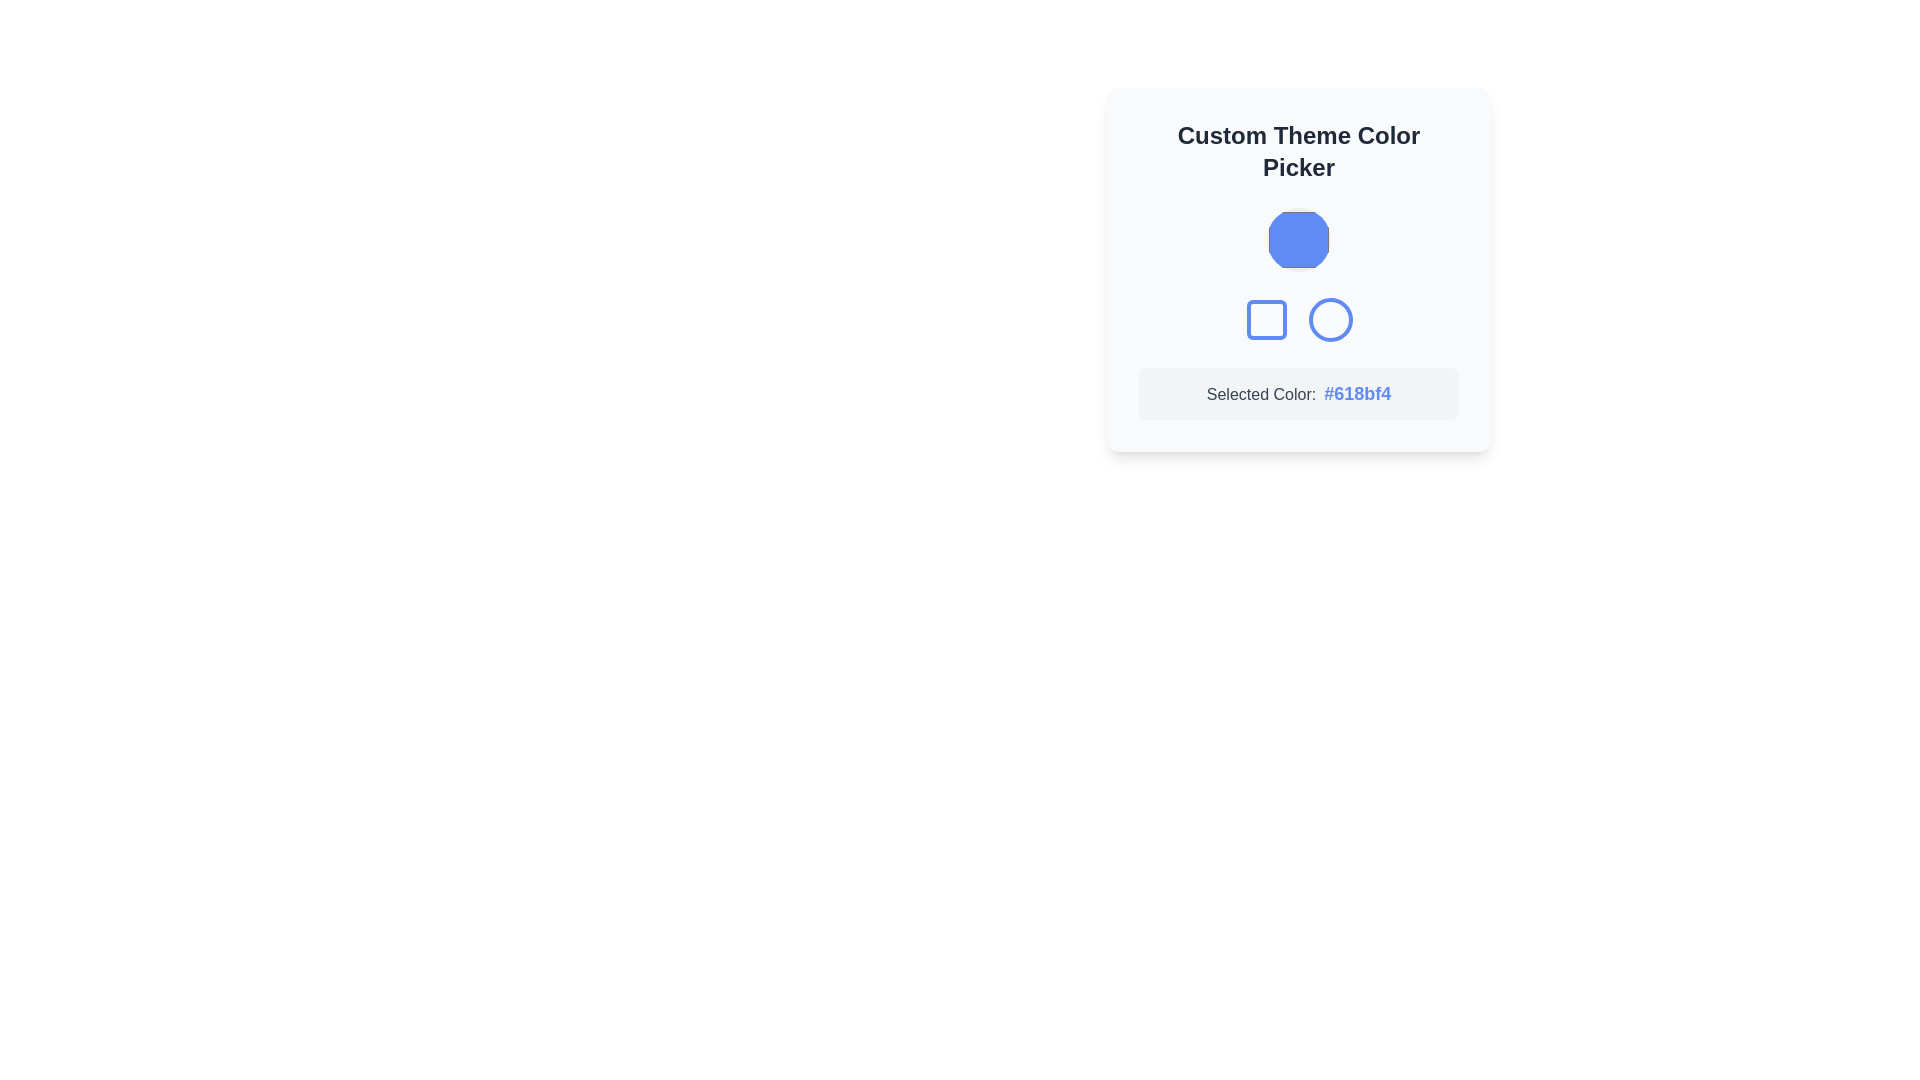 This screenshot has width=1920, height=1080. I want to click on the circular Color Picker Button located in the top section of the 'Custom Theme Color Picker' panel, so click(1299, 238).